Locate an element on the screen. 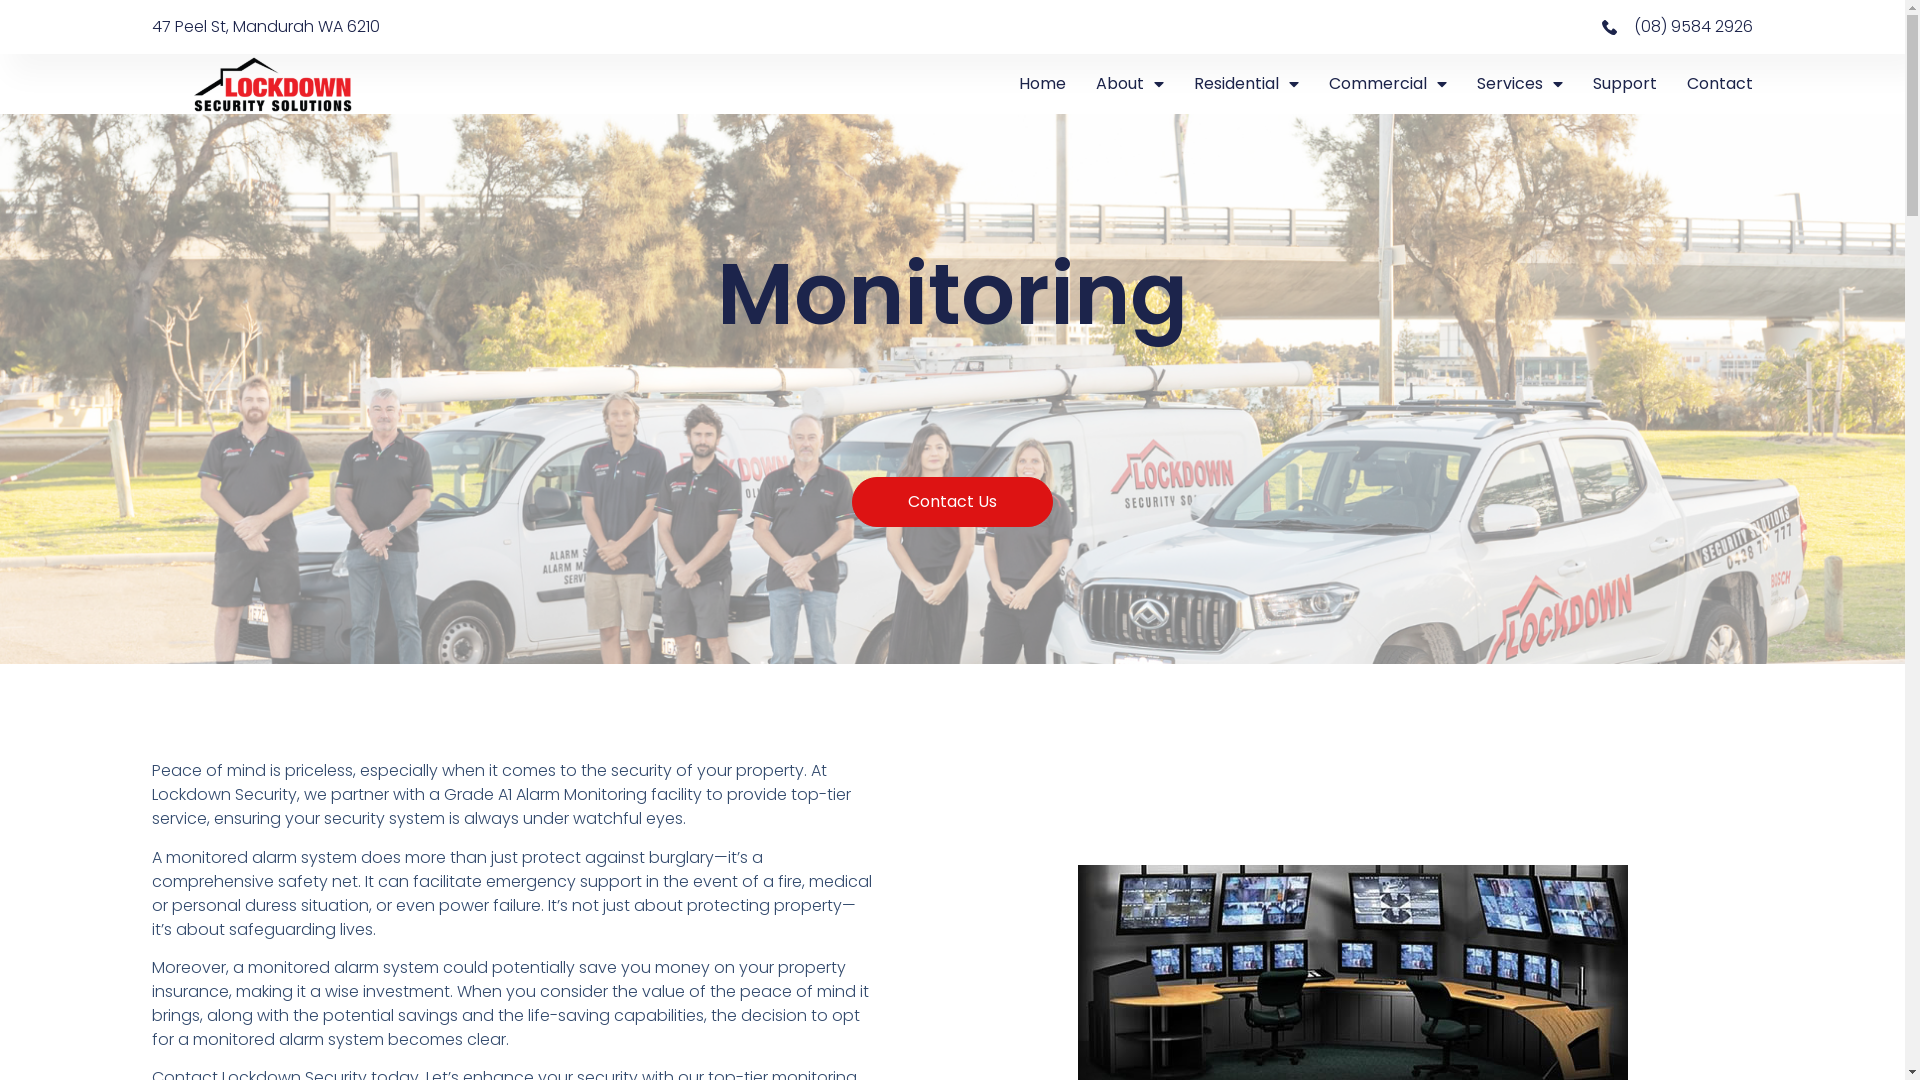  'About' is located at coordinates (1094, 83).